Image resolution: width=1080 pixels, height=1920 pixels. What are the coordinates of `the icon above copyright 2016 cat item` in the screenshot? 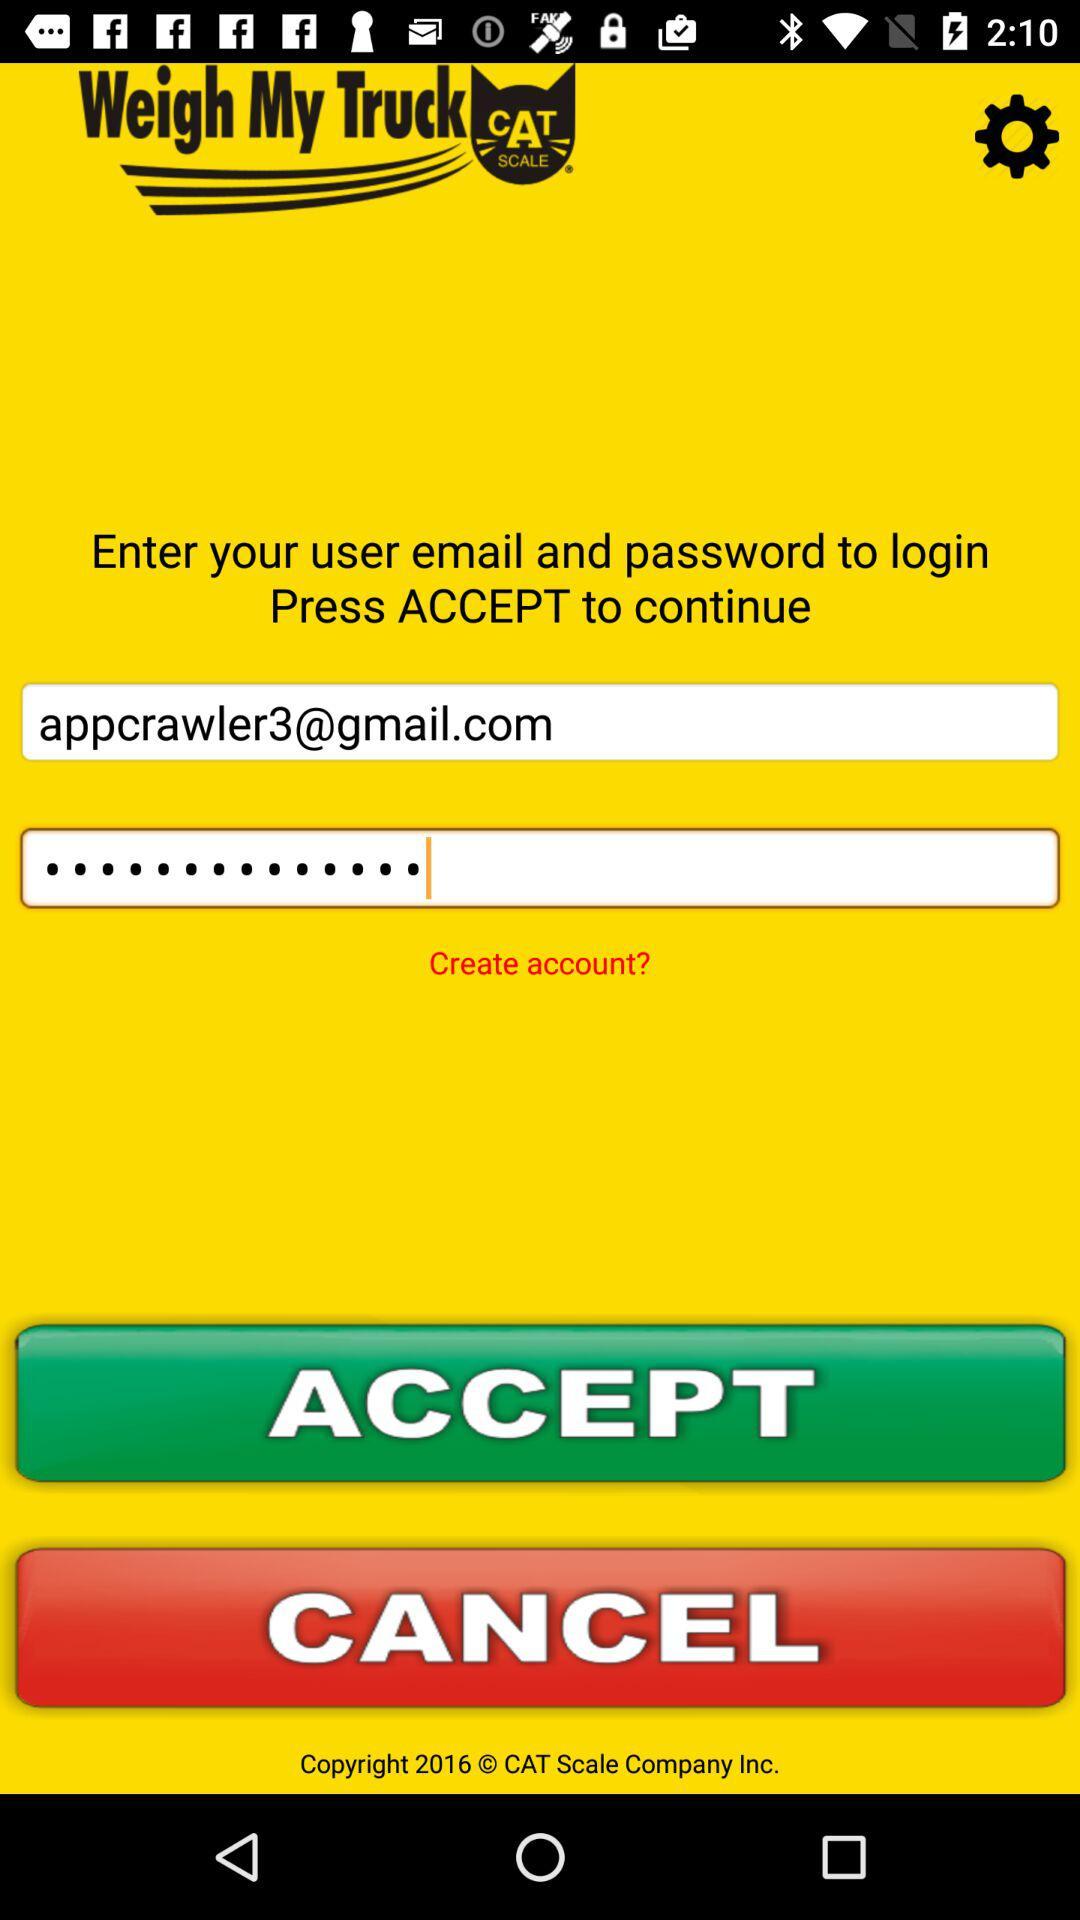 It's located at (540, 1627).